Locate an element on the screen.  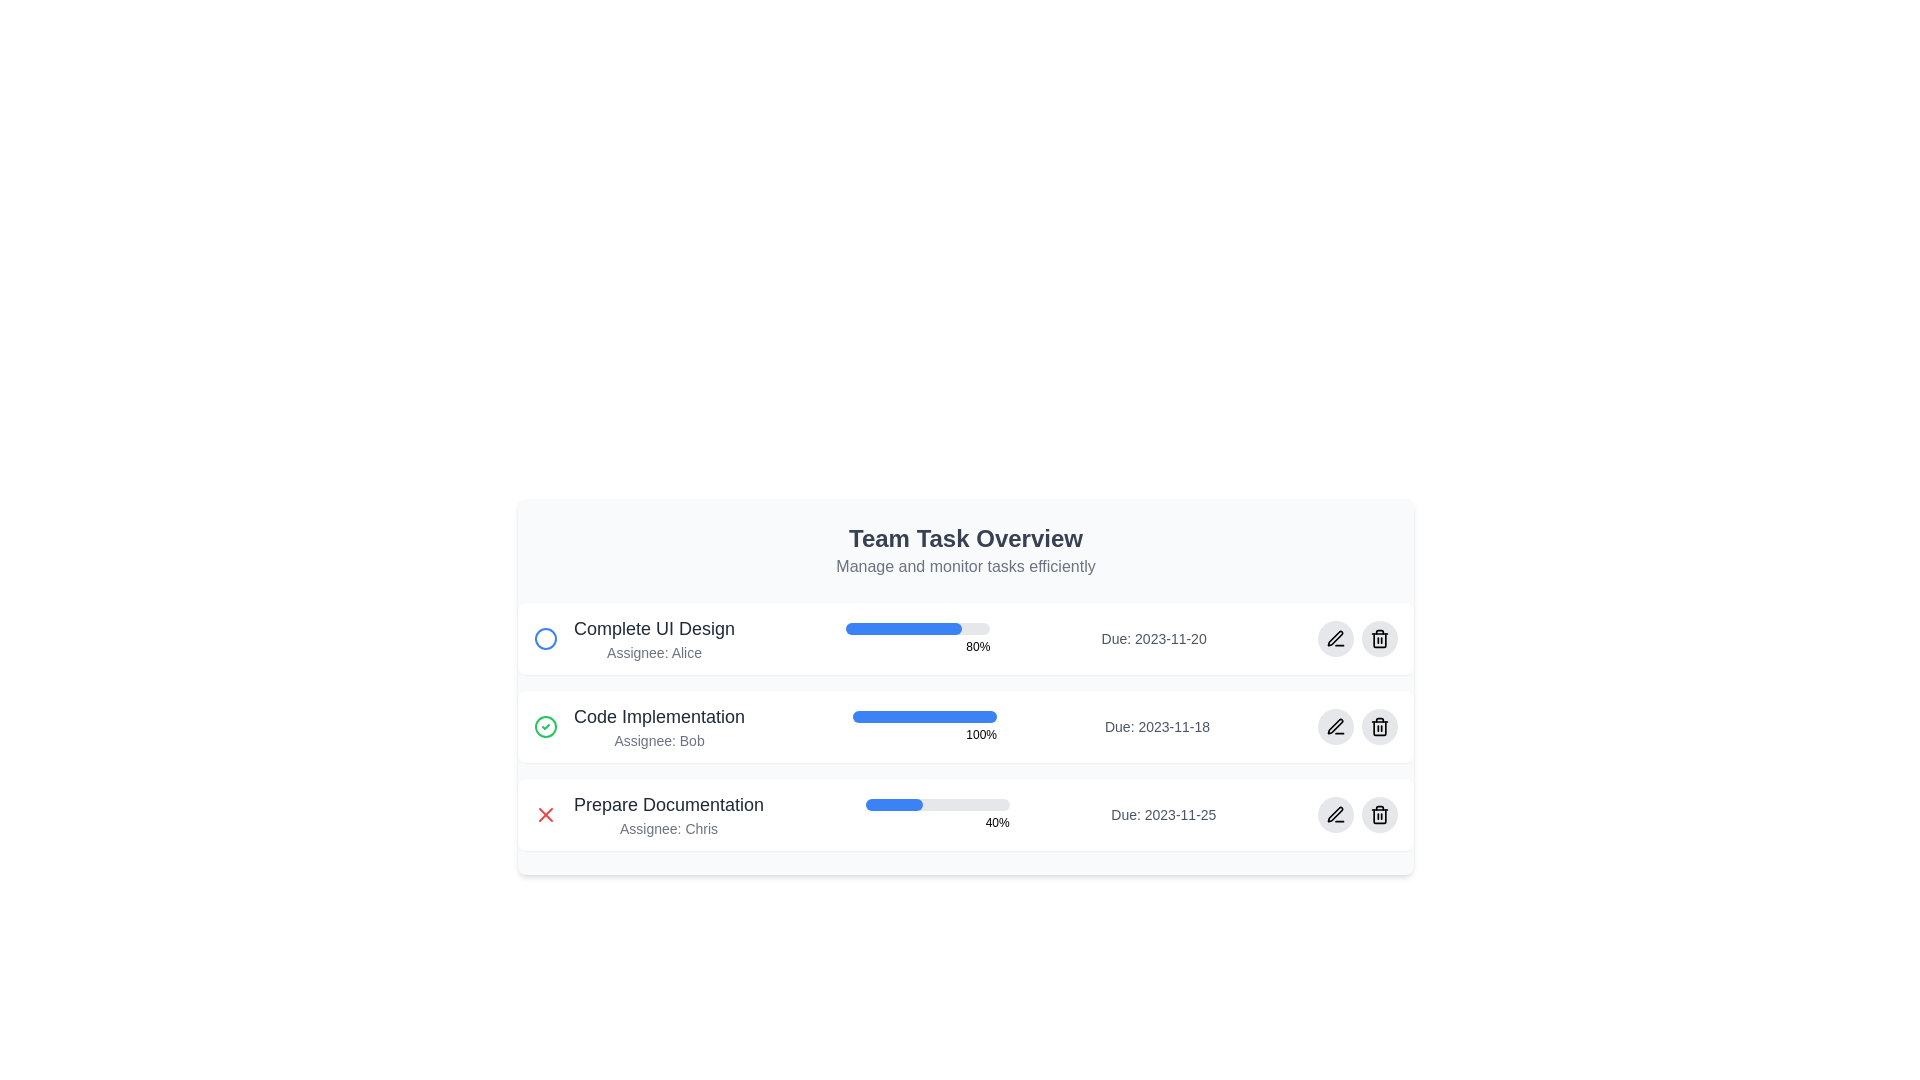
the delete action button located to the right of the task row labeled 'Complete UI Design' is located at coordinates (1378, 639).